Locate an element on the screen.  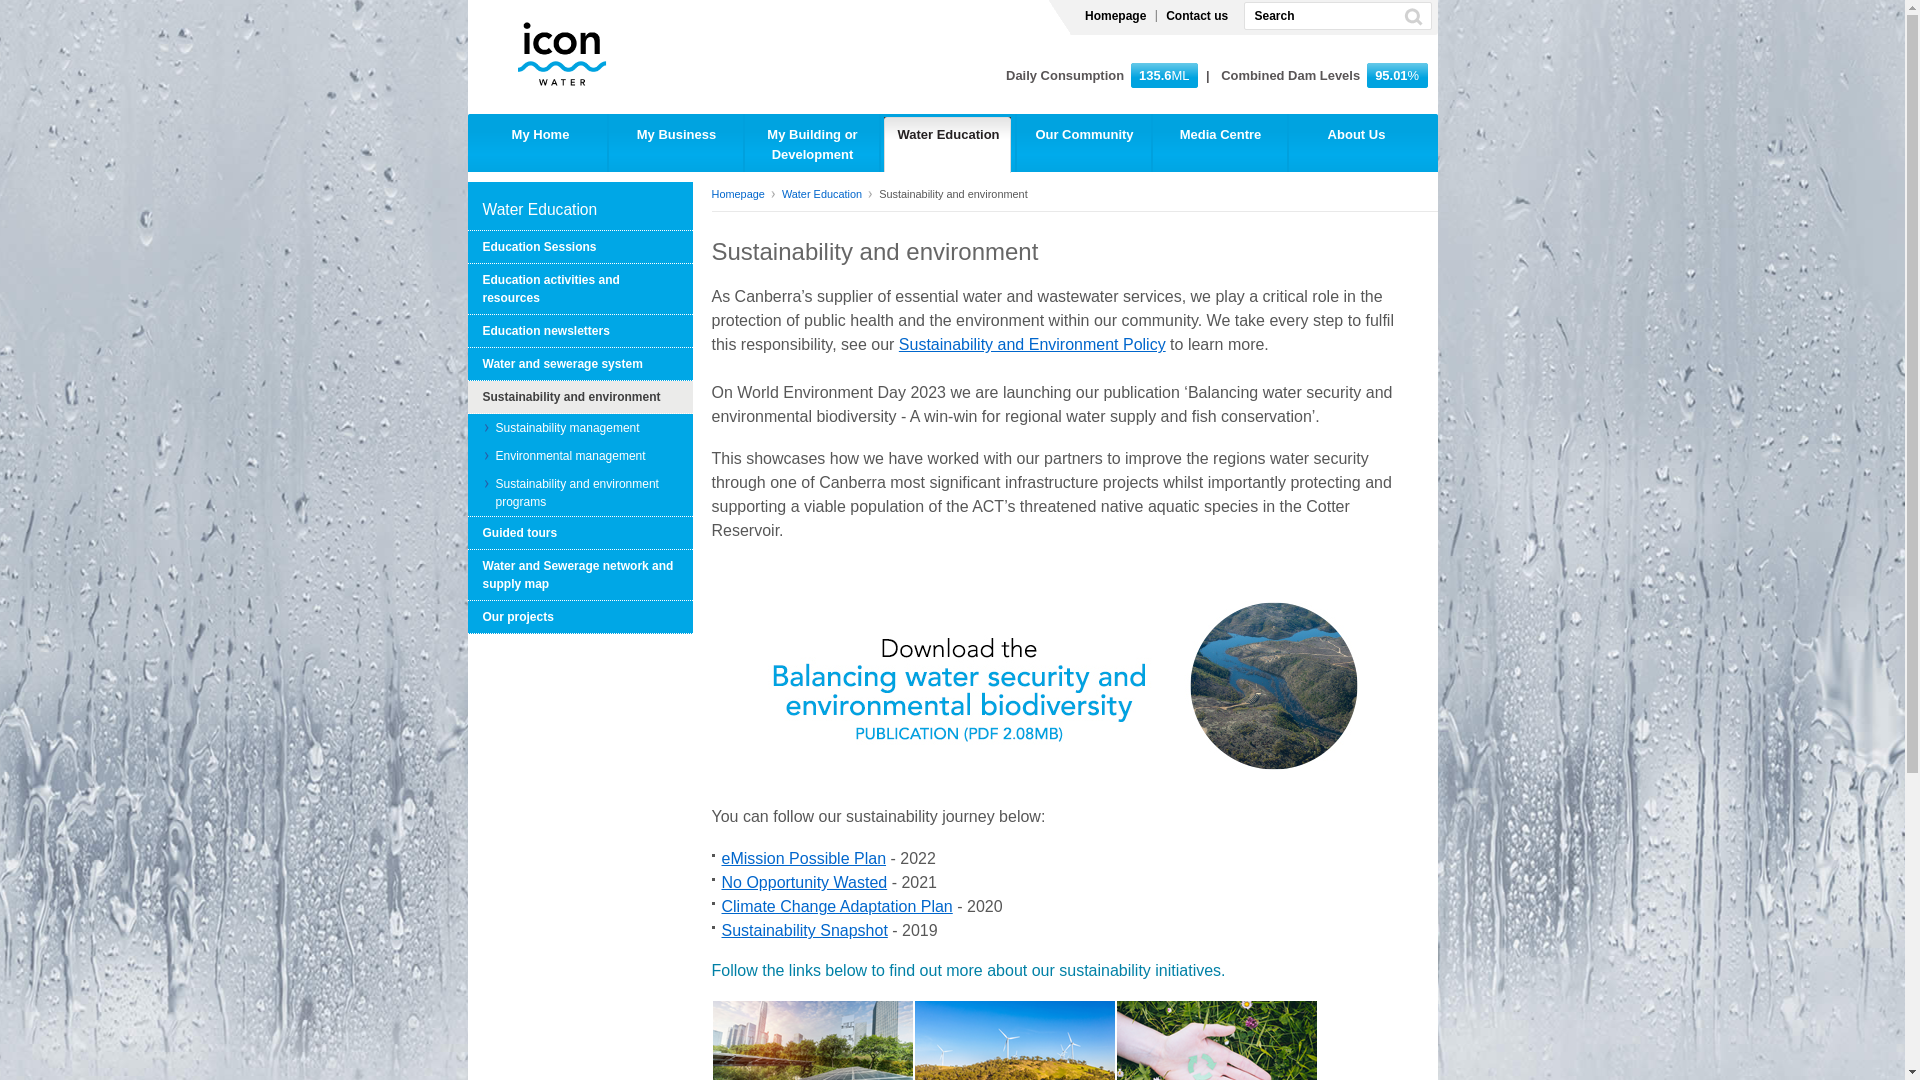
'Environmental management' is located at coordinates (579, 455).